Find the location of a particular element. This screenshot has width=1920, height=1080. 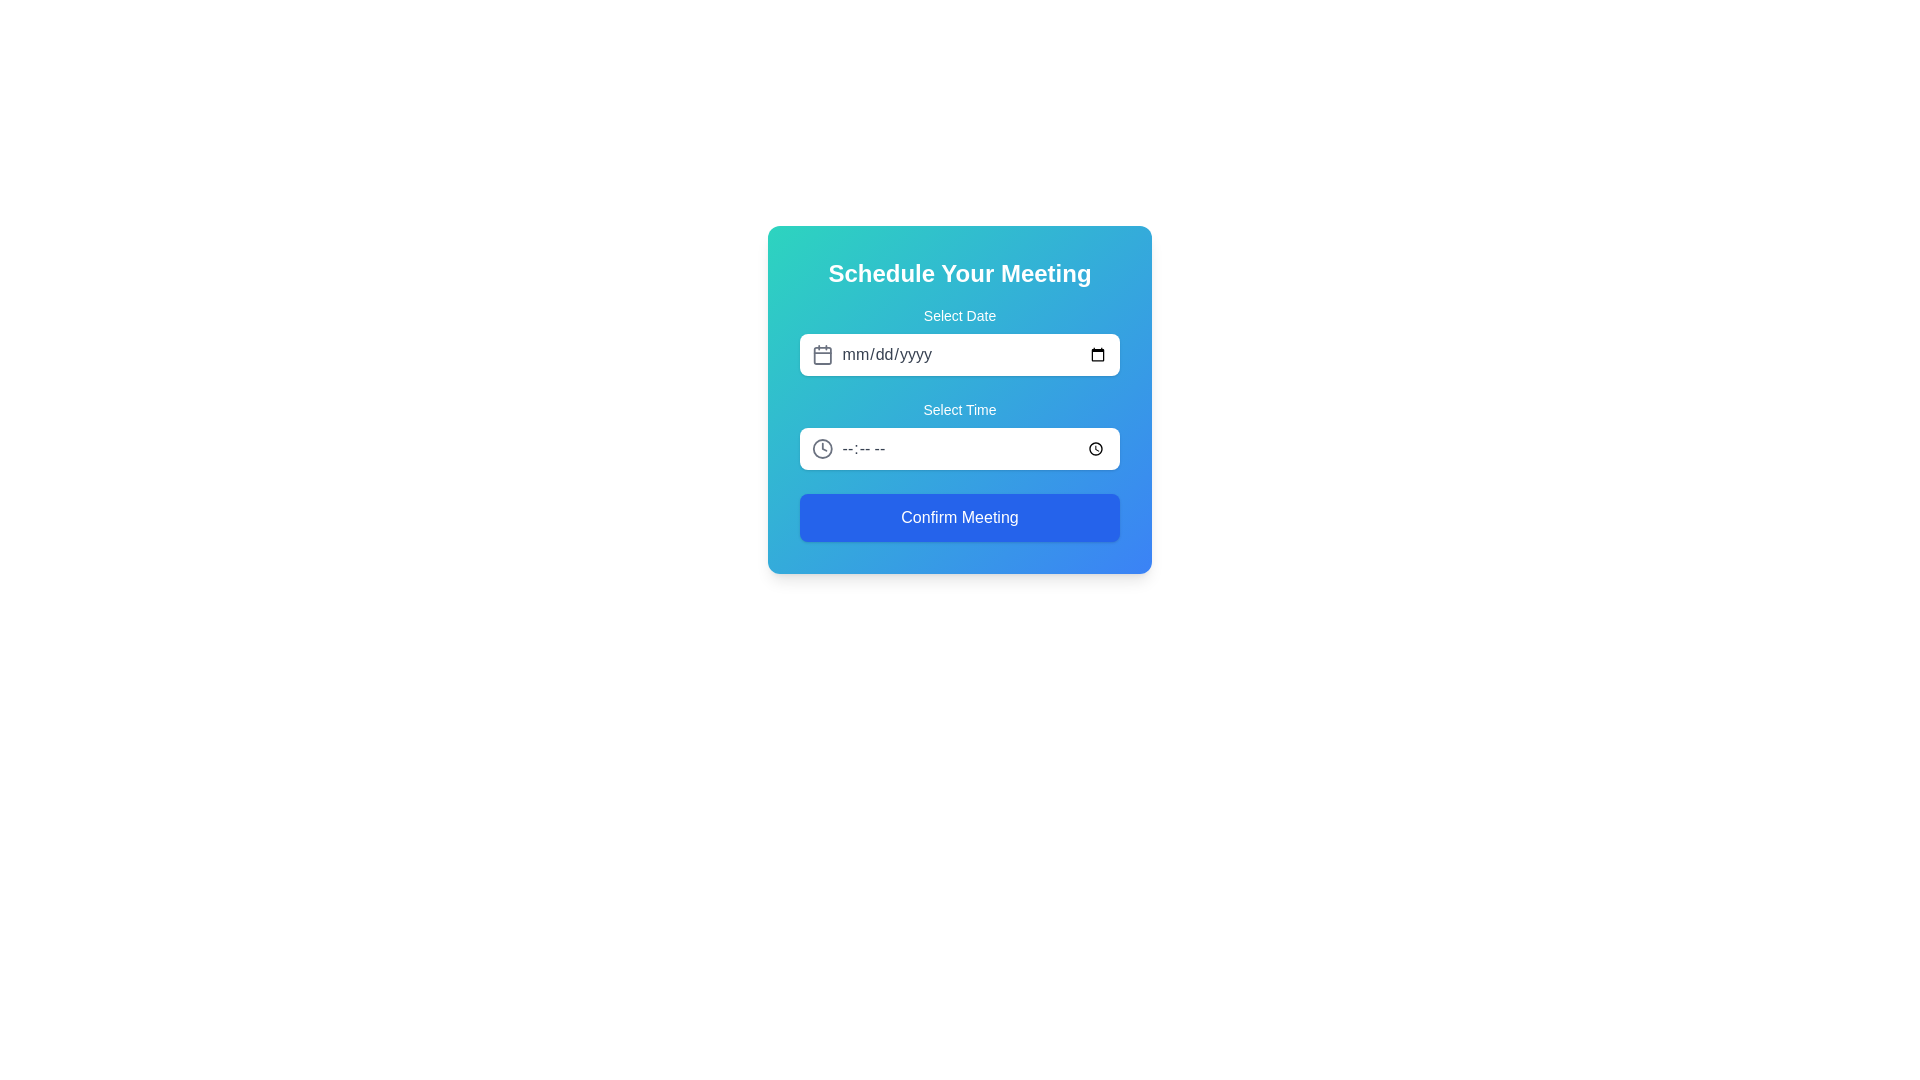

the central body of the calendar icon located to the left of the 'Select Date' input field in the scheduling interface is located at coordinates (822, 354).